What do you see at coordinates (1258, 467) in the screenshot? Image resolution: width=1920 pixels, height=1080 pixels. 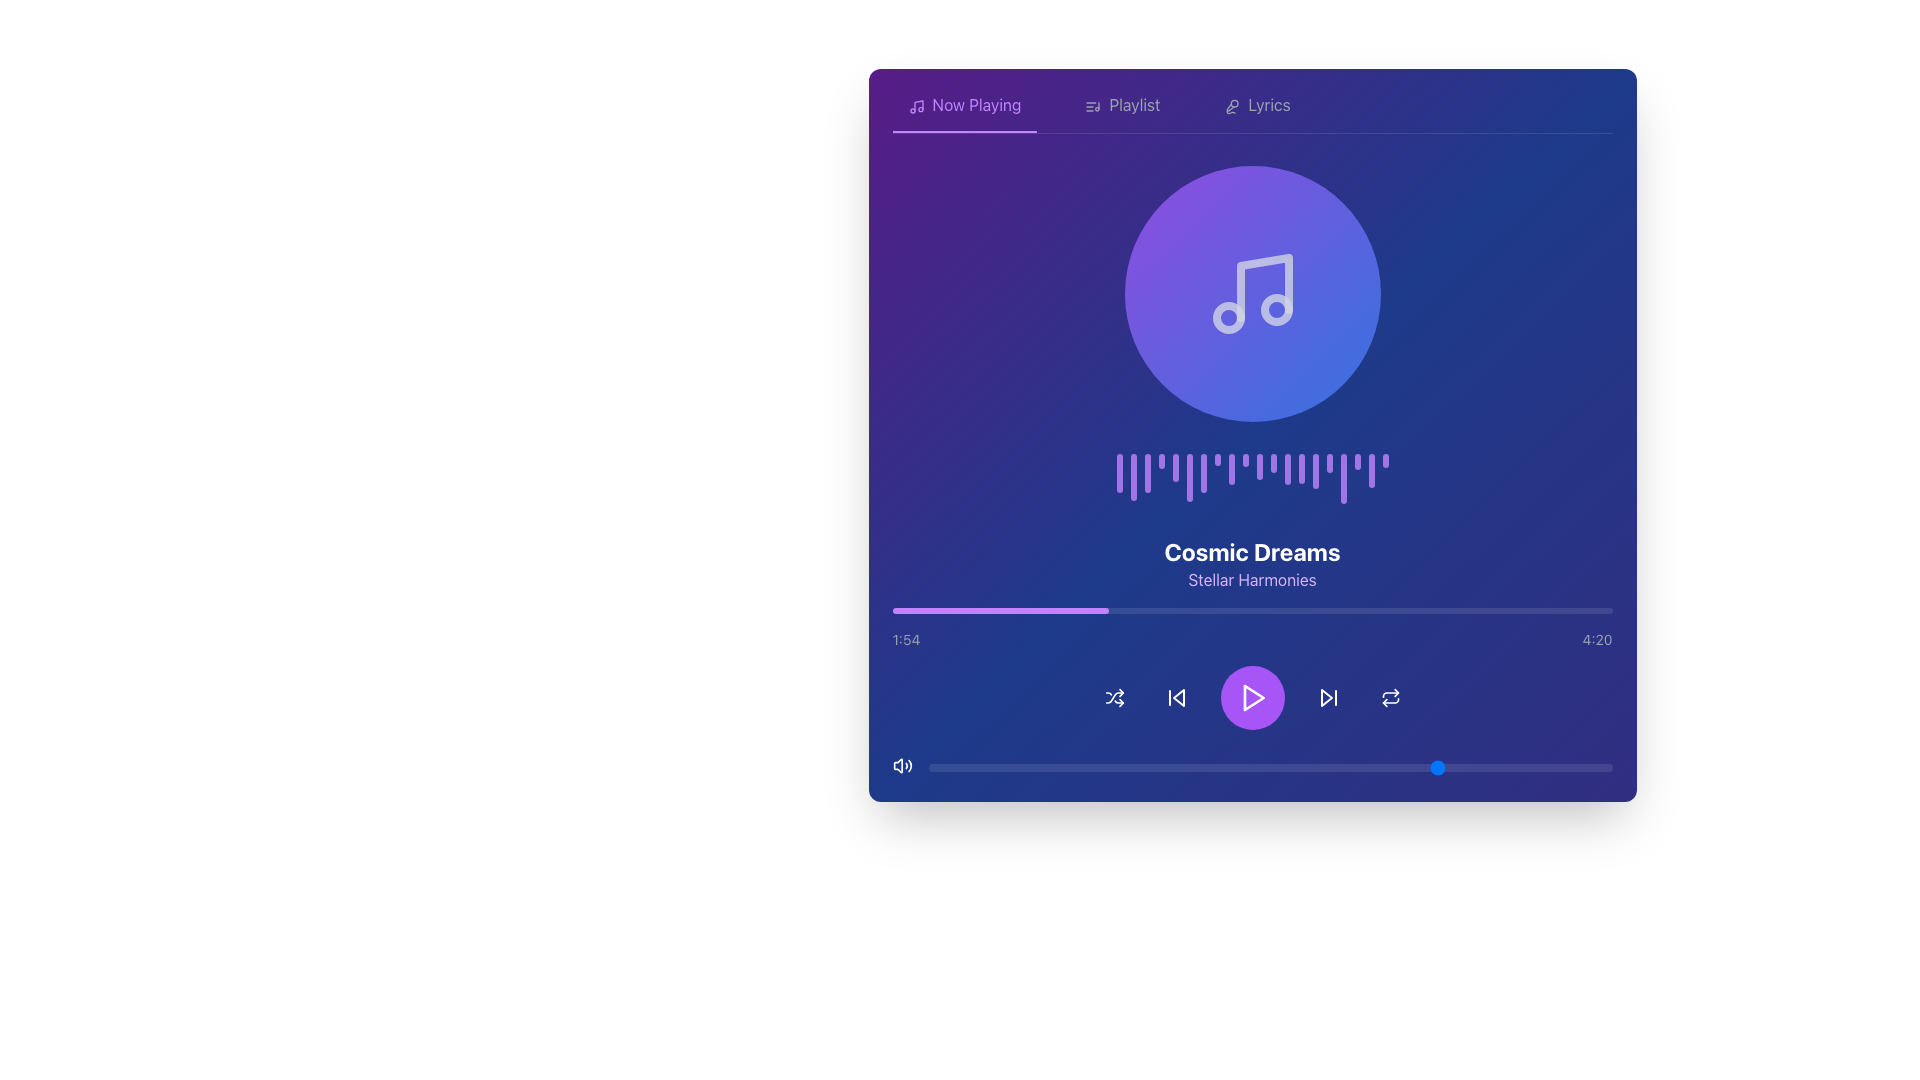 I see `the 11th vertical Visualization bar with rounded edges and a purple hue in the music player interface` at bounding box center [1258, 467].